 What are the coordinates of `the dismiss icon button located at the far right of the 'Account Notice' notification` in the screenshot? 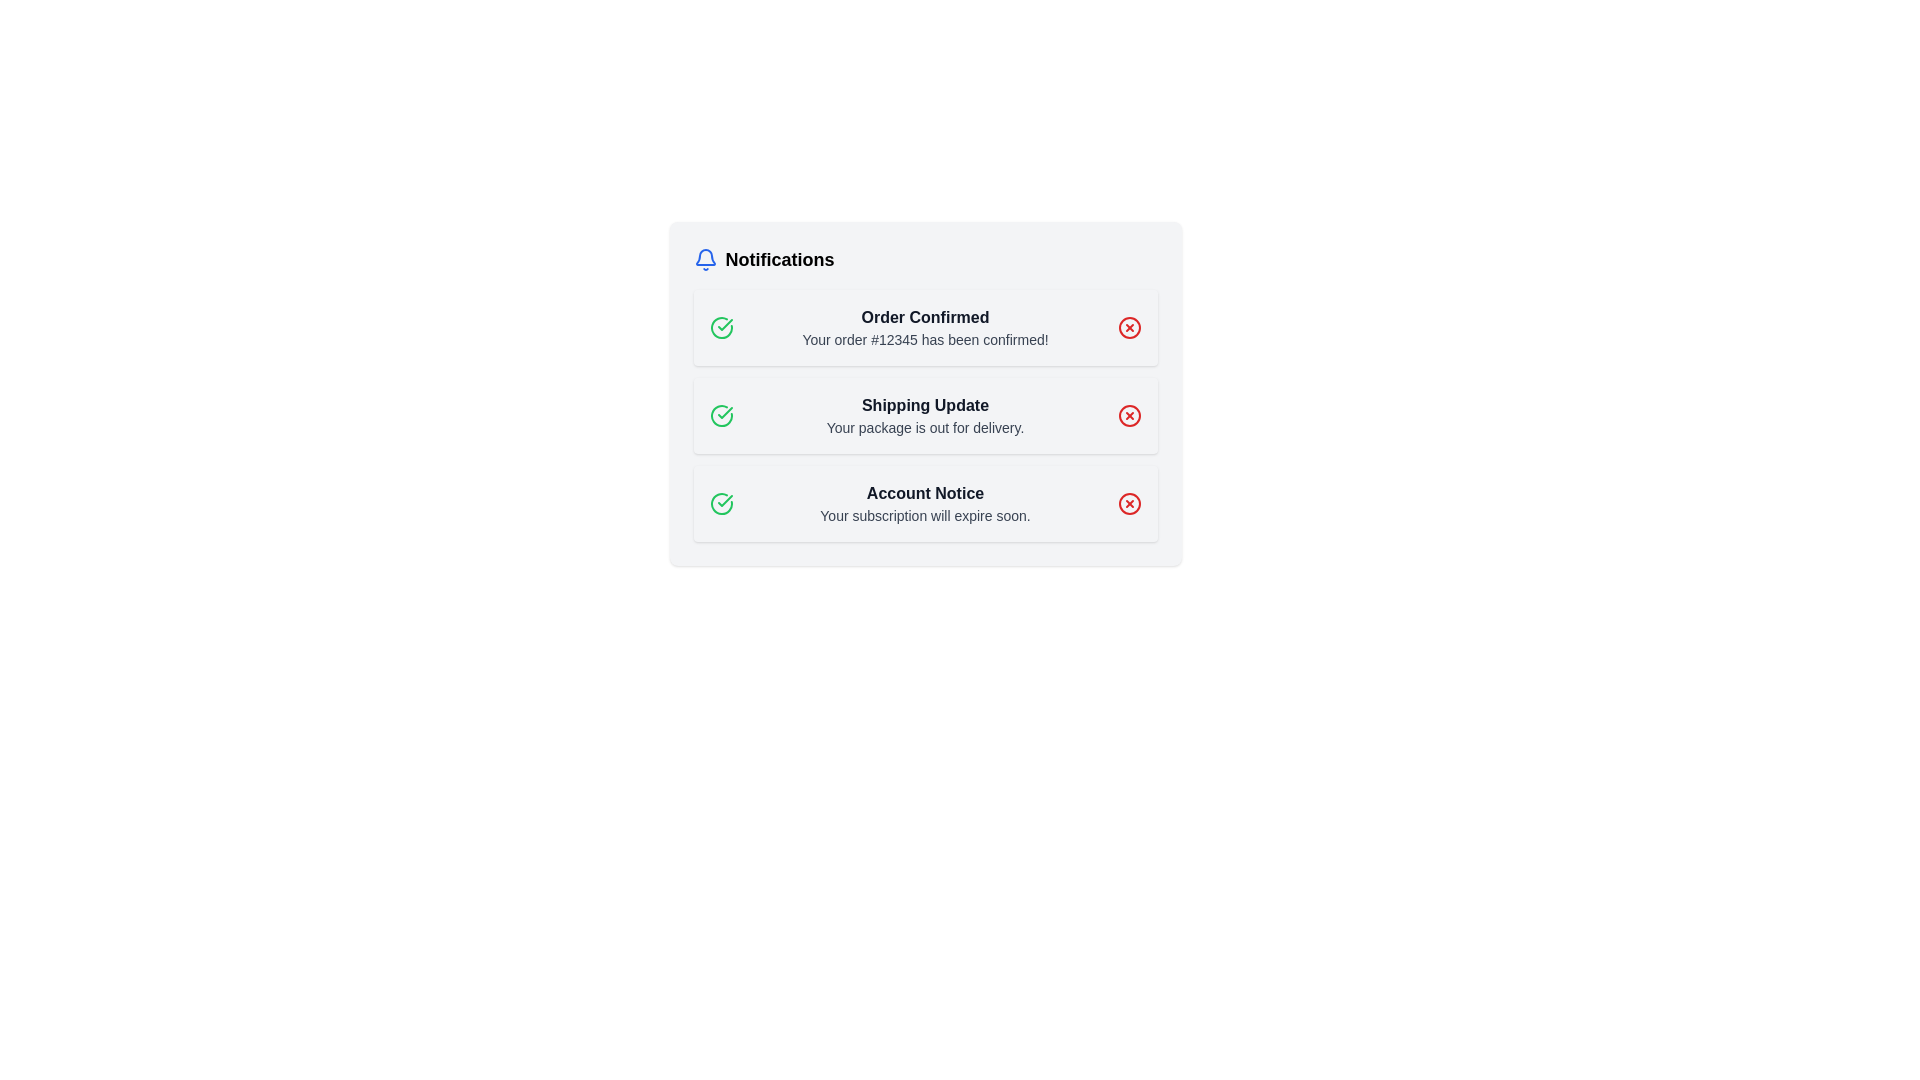 It's located at (1129, 503).